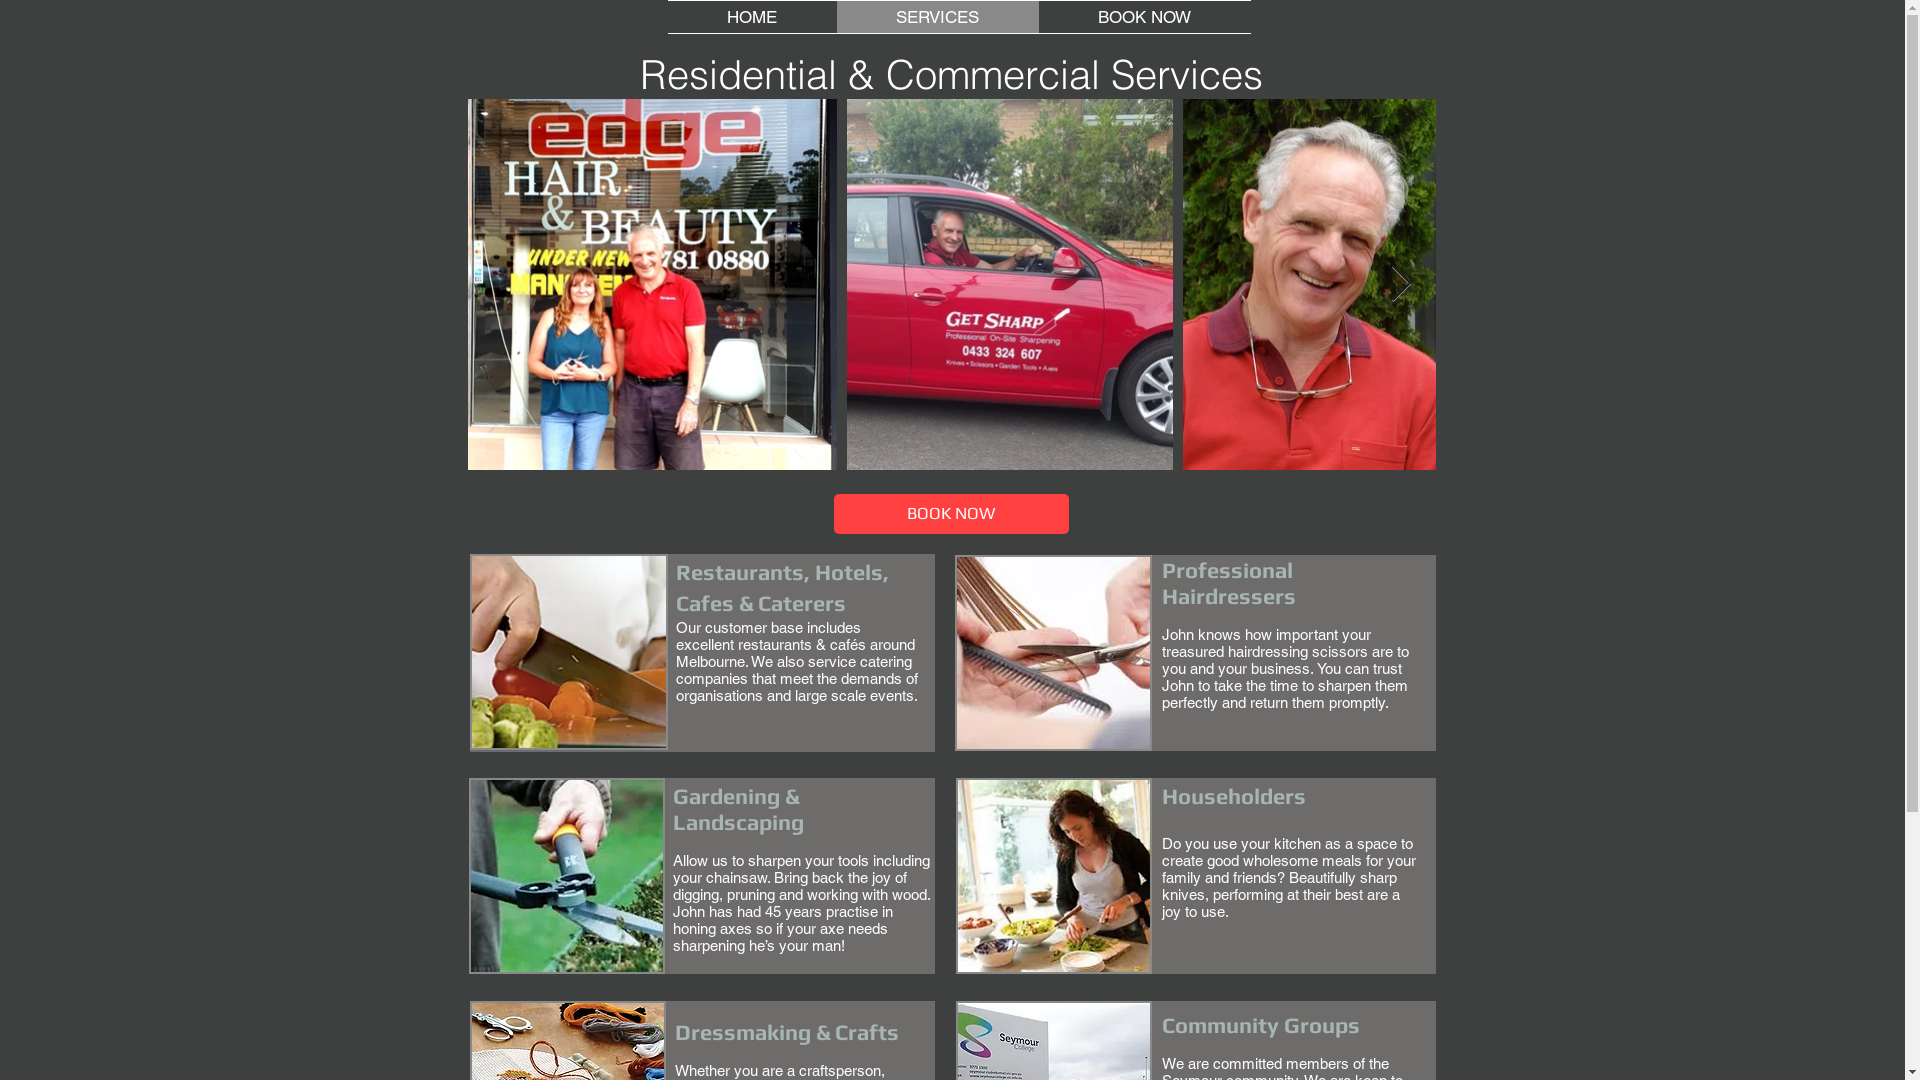 This screenshot has height=1080, width=1920. I want to click on 'BOOK NOW', so click(950, 512).